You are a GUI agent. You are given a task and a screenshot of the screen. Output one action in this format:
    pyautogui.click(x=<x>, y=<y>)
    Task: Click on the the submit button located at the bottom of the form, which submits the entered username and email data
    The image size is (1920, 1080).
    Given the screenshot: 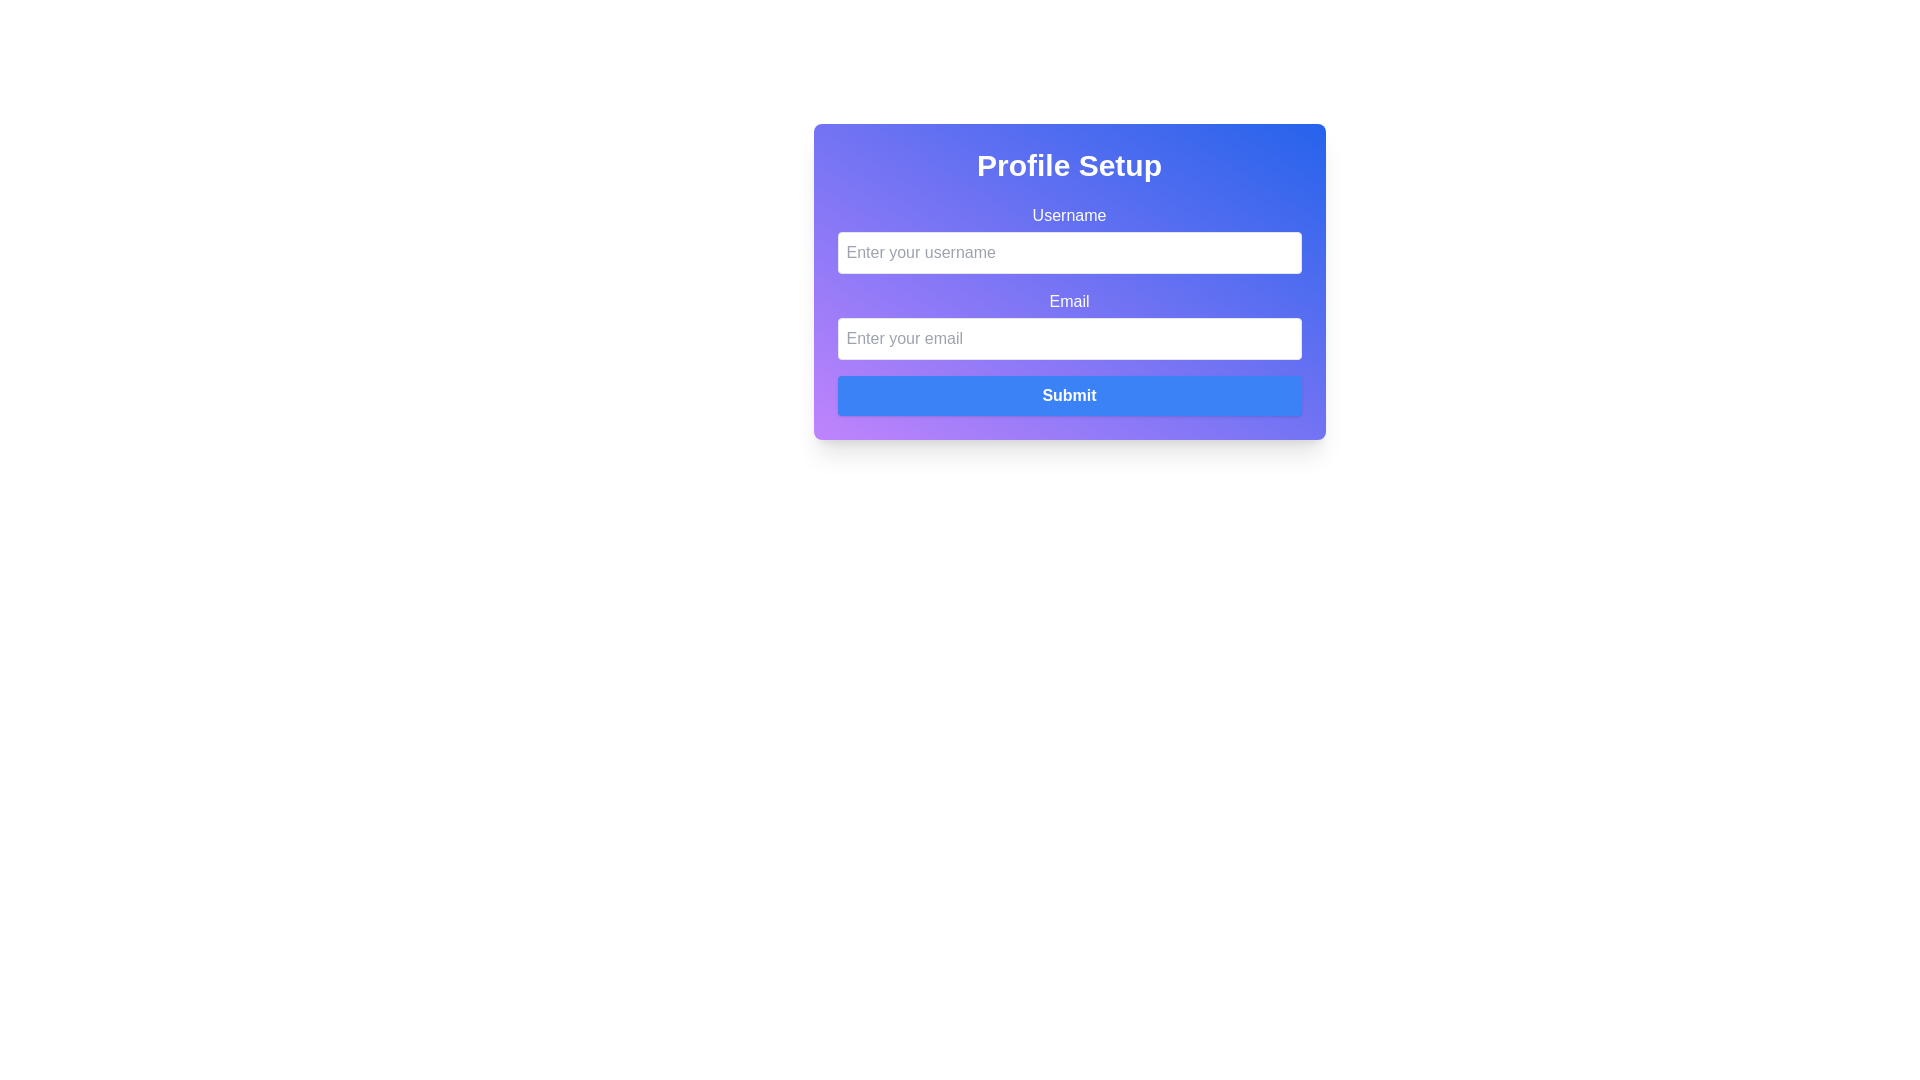 What is the action you would take?
    pyautogui.click(x=1068, y=396)
    